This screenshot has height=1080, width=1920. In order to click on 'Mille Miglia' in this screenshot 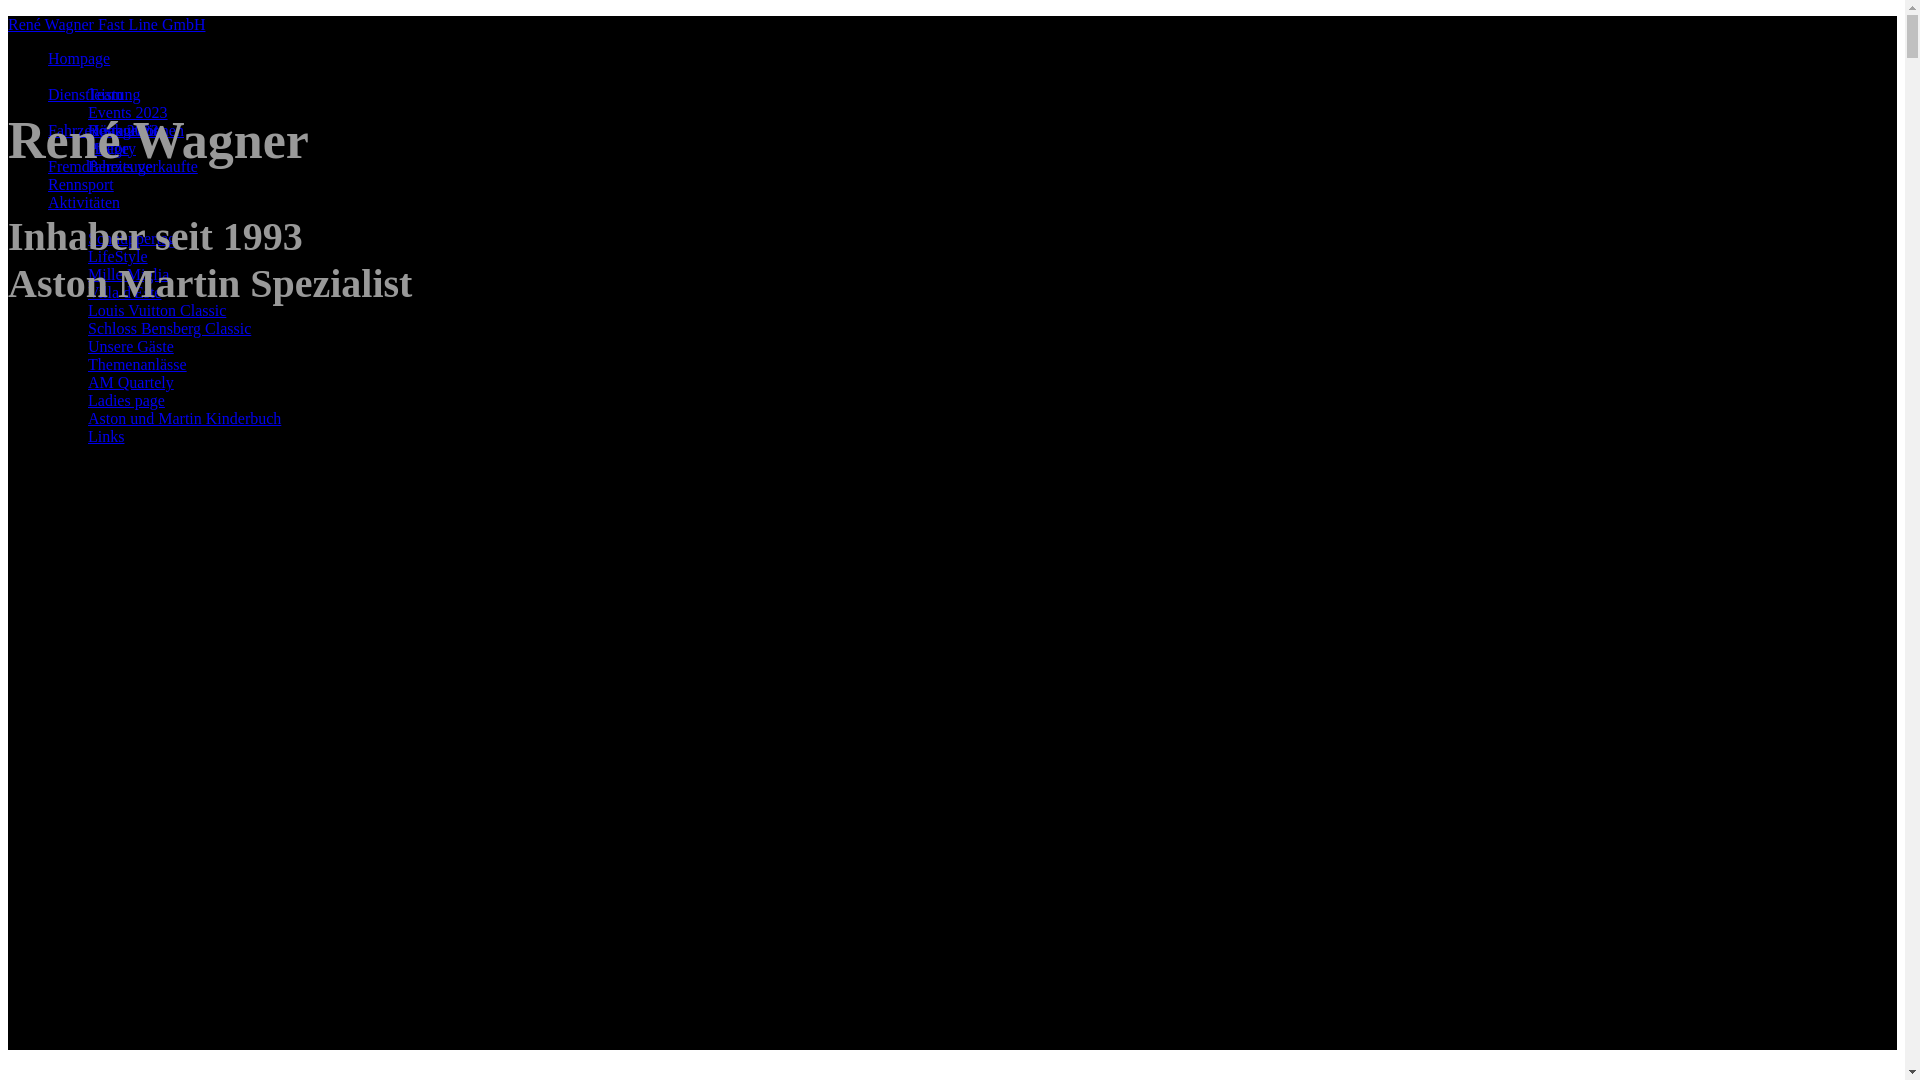, I will do `click(127, 274)`.